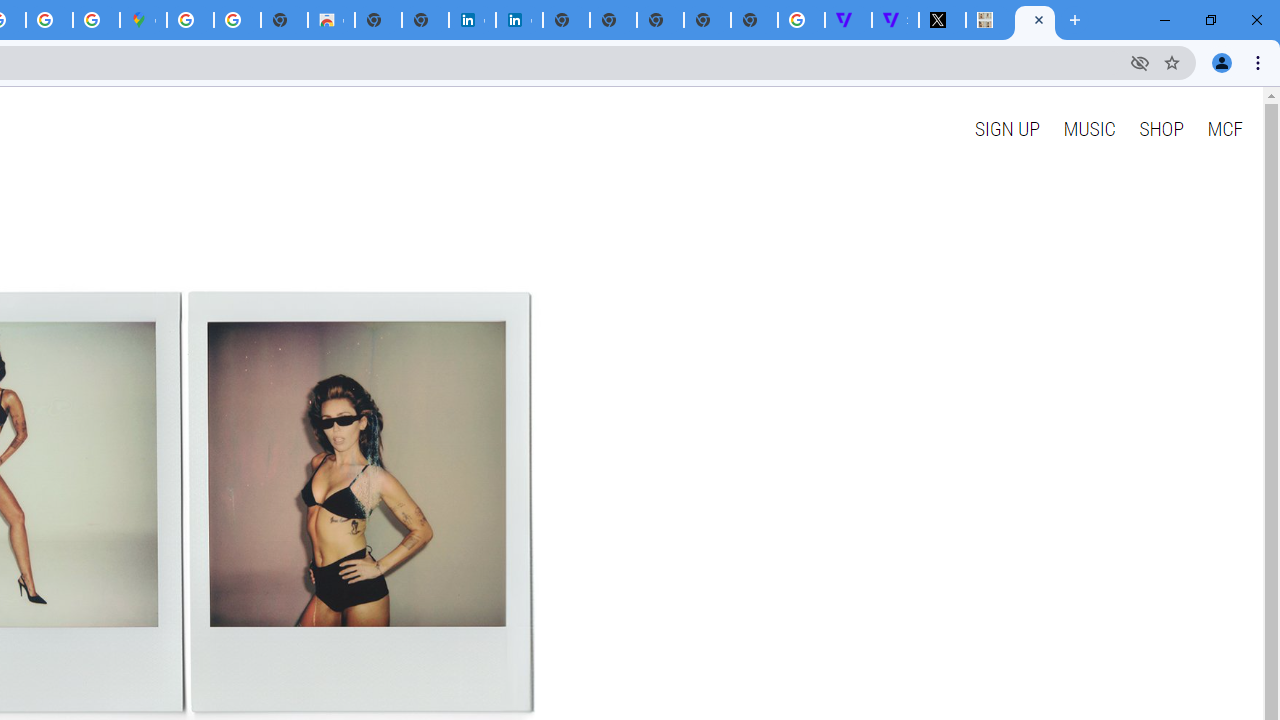 This screenshot has height=720, width=1280. What do you see at coordinates (1088, 128) in the screenshot?
I see `'MUSIC'` at bounding box center [1088, 128].